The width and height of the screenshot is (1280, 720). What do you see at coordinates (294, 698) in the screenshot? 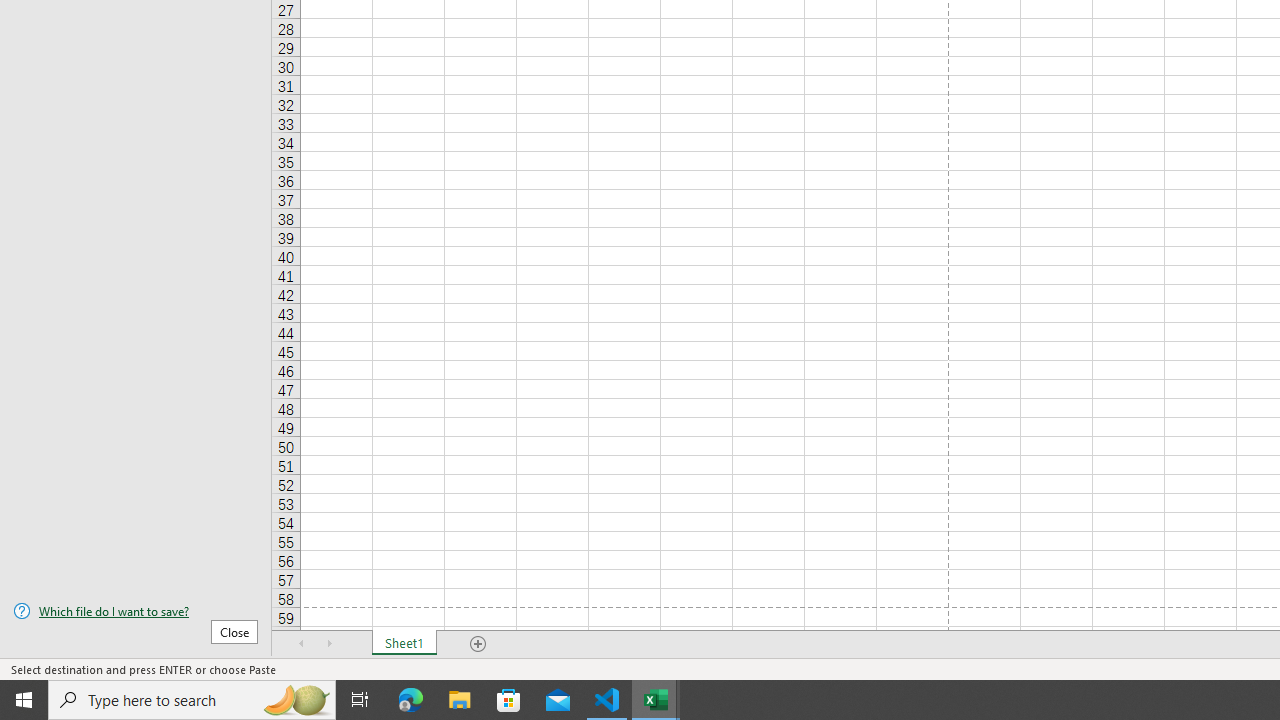
I see `'Search highlights icon opens search home window'` at bounding box center [294, 698].